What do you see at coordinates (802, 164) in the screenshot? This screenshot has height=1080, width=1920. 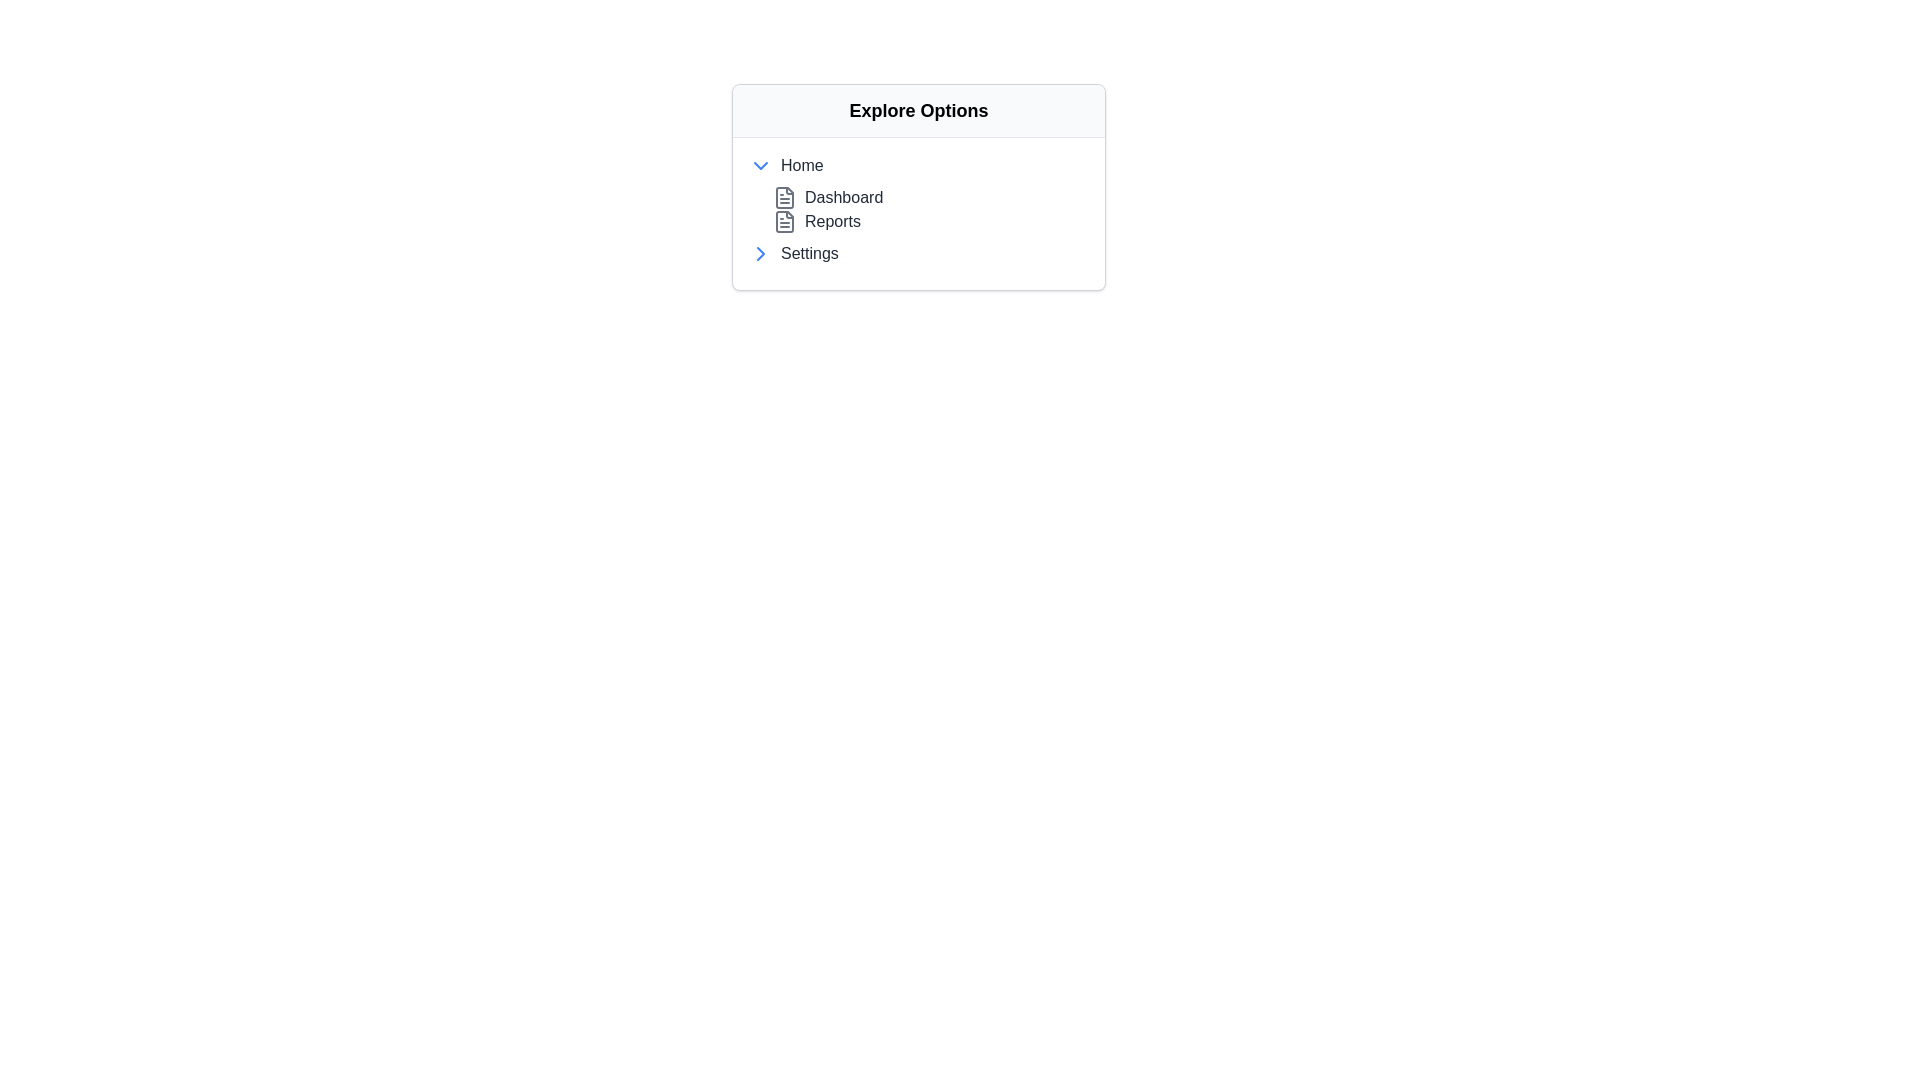 I see `the 'Home' label, which is a navigational label indicating the home page, located to the right of a downward-pointing arrow icon in the 'Explore Options' panel` at bounding box center [802, 164].